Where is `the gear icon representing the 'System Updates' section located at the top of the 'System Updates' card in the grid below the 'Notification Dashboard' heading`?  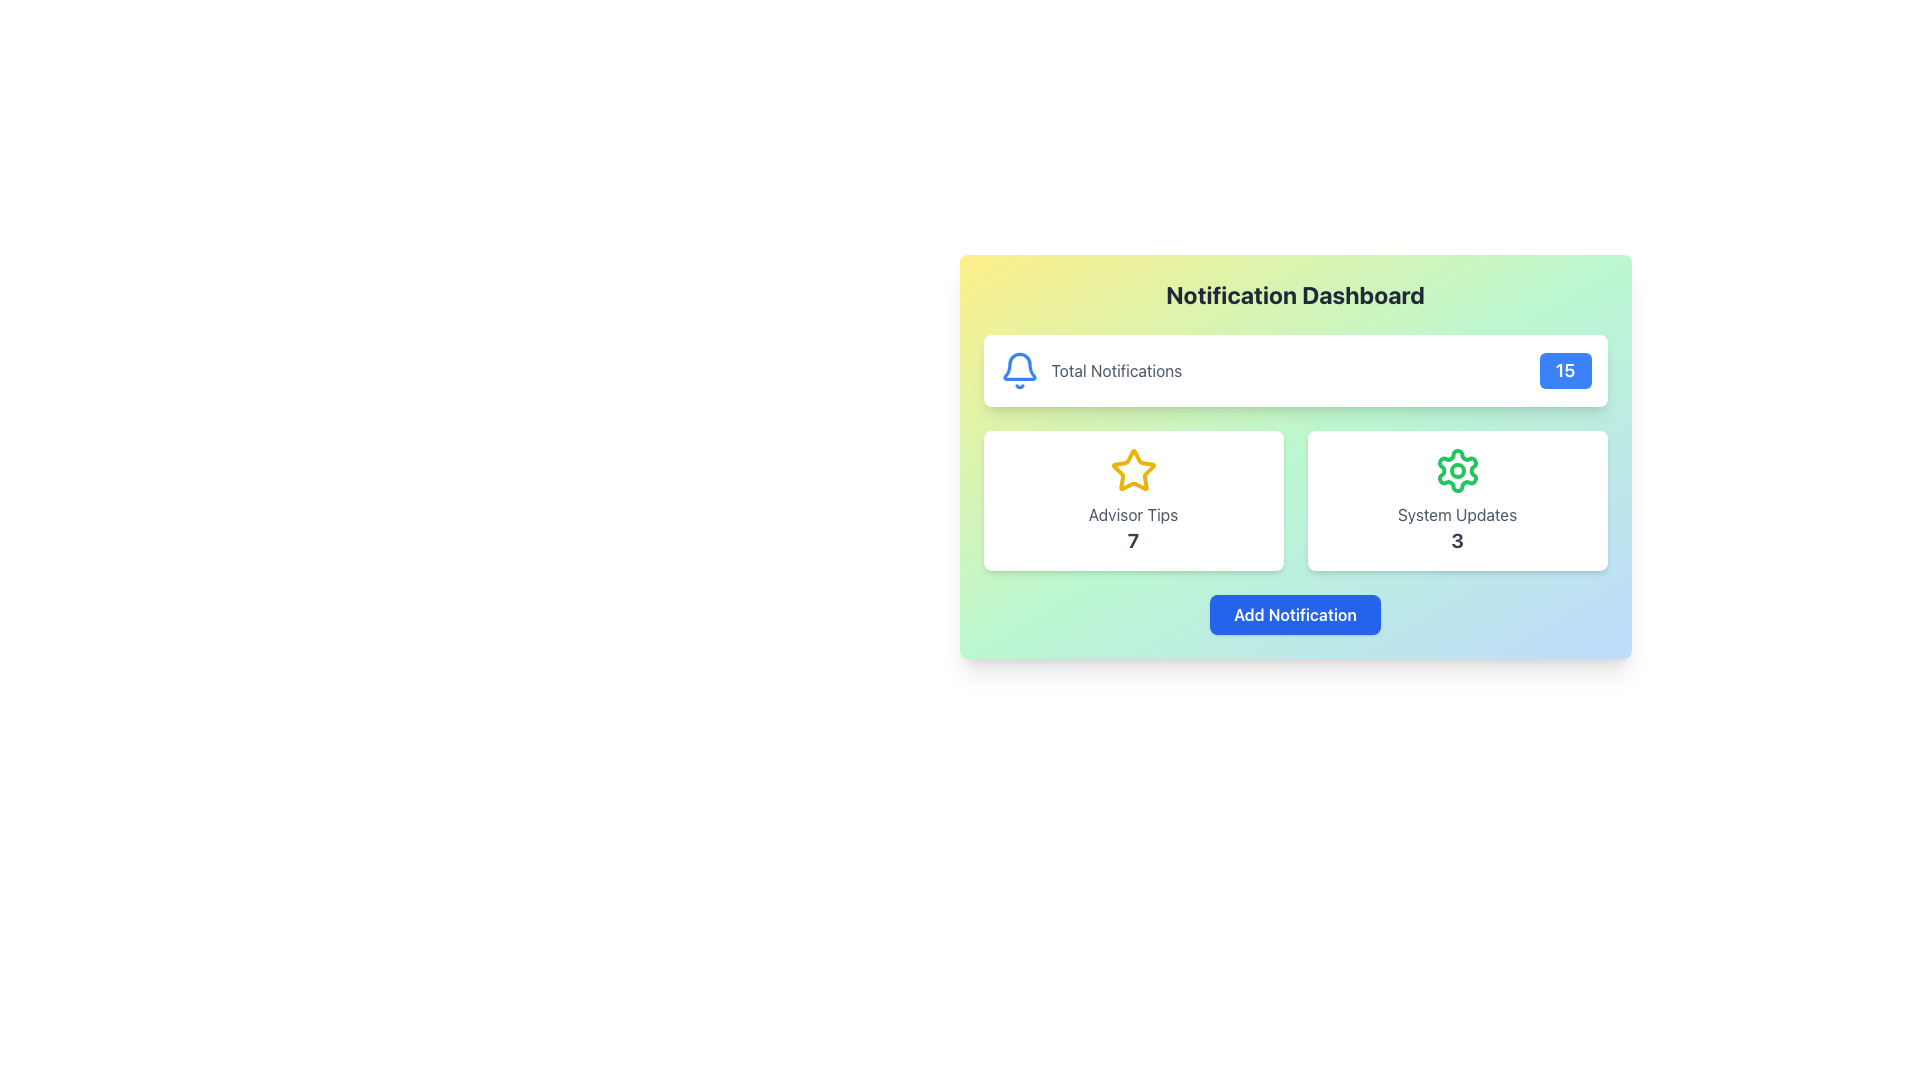
the gear icon representing the 'System Updates' section located at the top of the 'System Updates' card in the grid below the 'Notification Dashboard' heading is located at coordinates (1457, 470).